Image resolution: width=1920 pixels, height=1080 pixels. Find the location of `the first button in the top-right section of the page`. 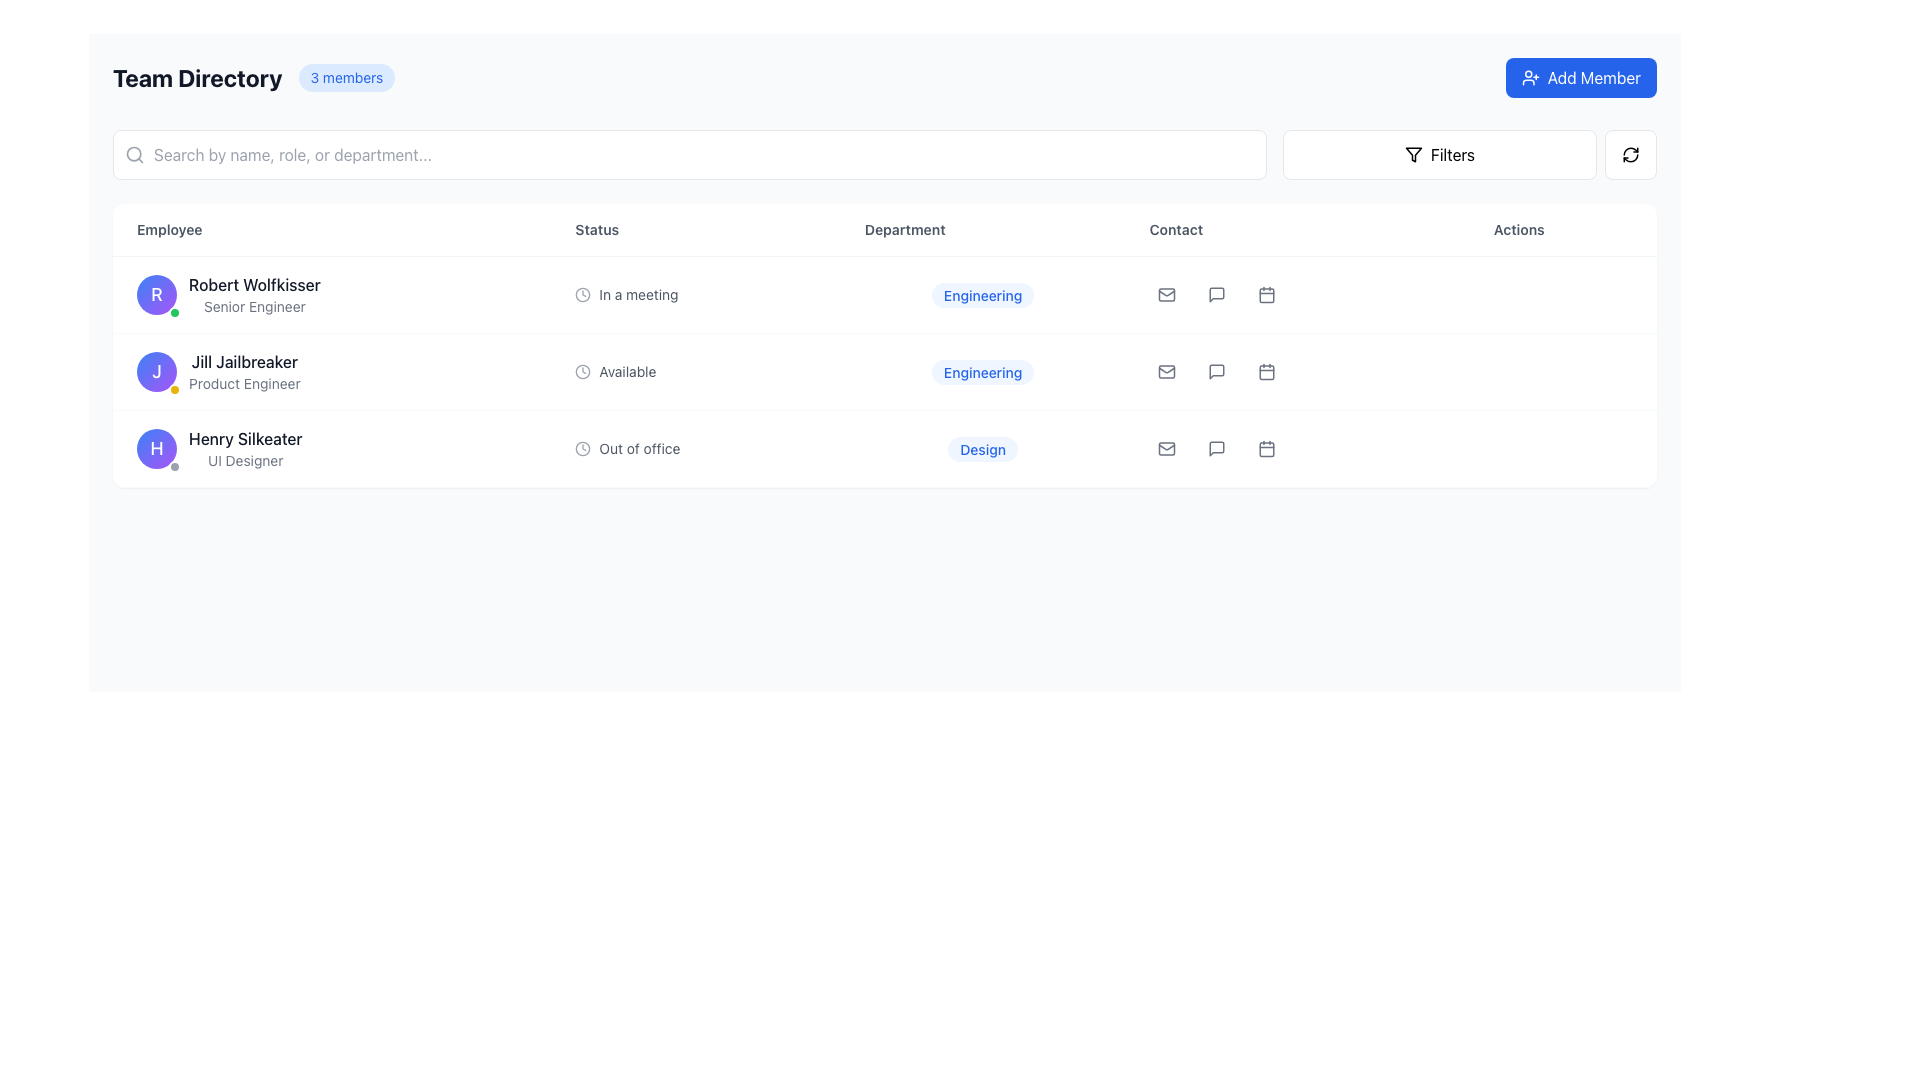

the first button in the top-right section of the page is located at coordinates (1440, 153).